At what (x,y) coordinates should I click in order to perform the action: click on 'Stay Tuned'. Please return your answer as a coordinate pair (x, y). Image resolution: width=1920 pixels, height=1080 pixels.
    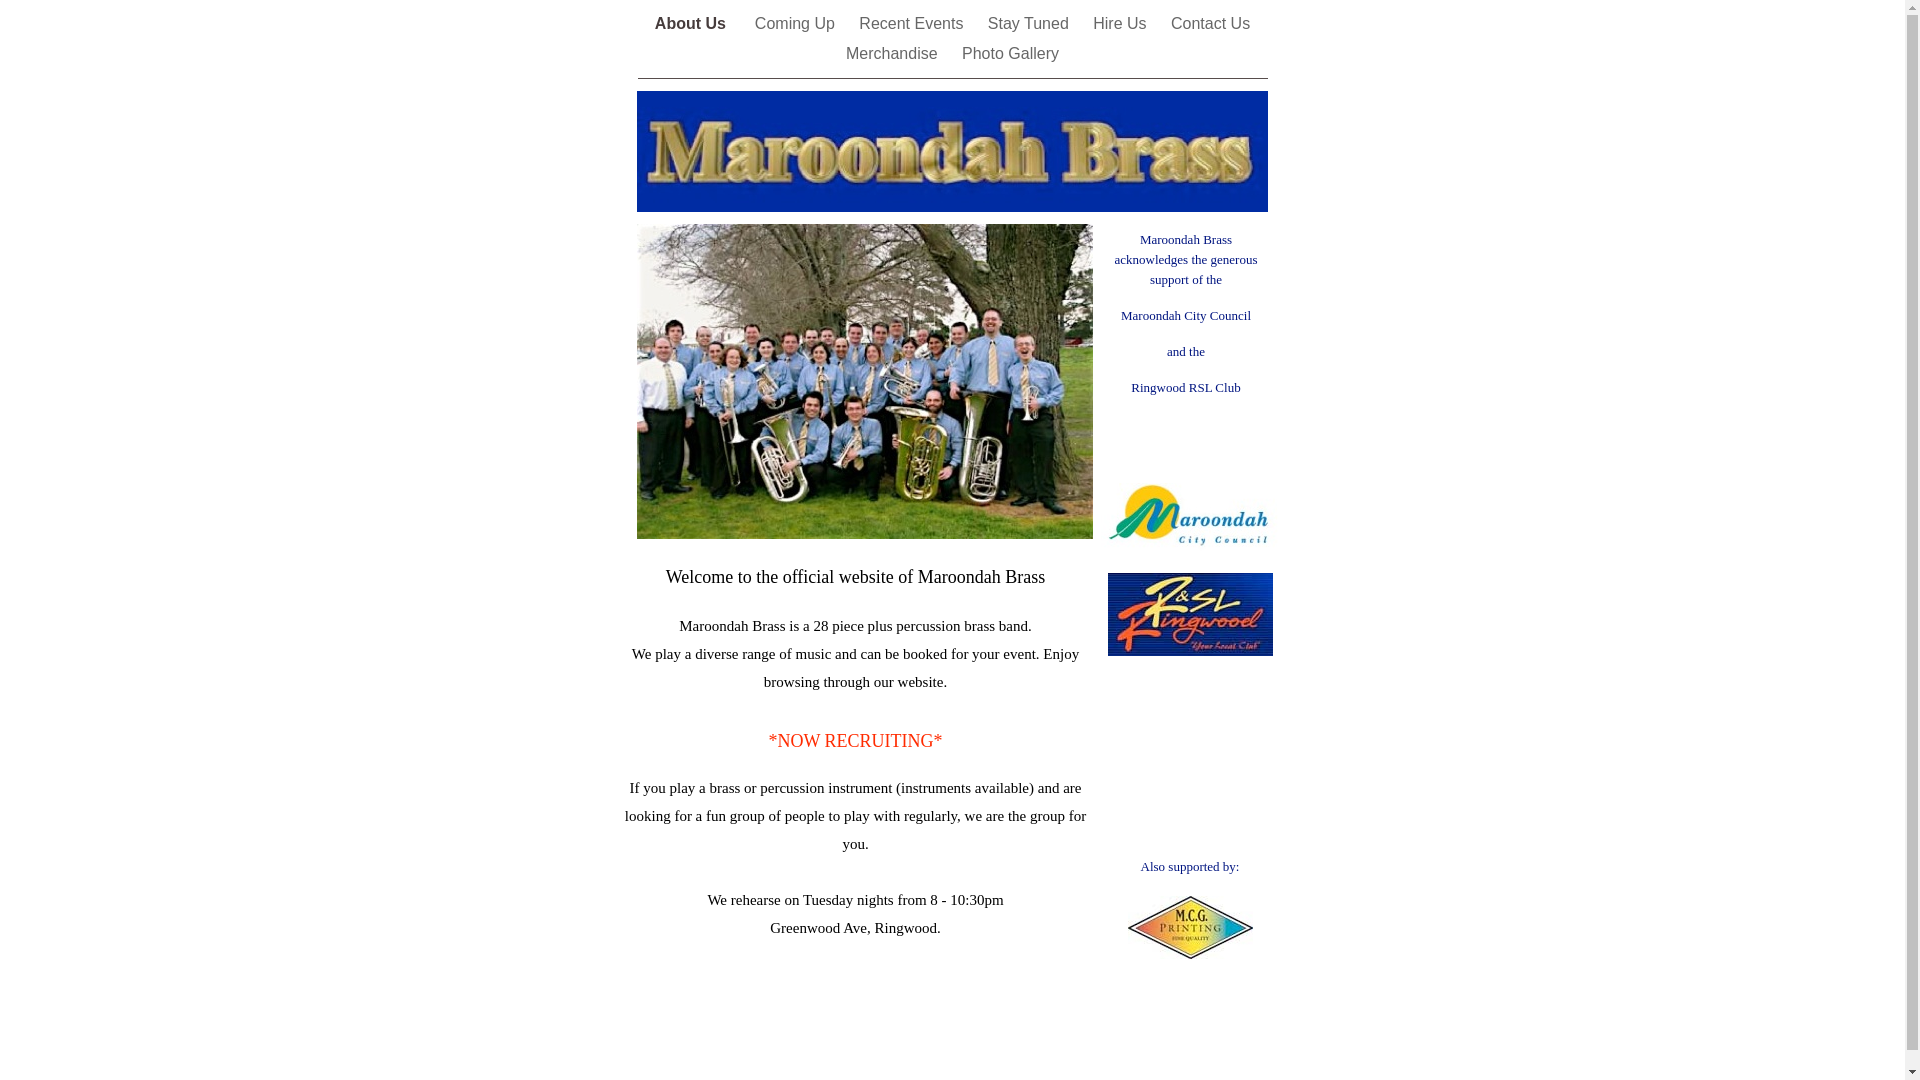
    Looking at the image, I should click on (1030, 23).